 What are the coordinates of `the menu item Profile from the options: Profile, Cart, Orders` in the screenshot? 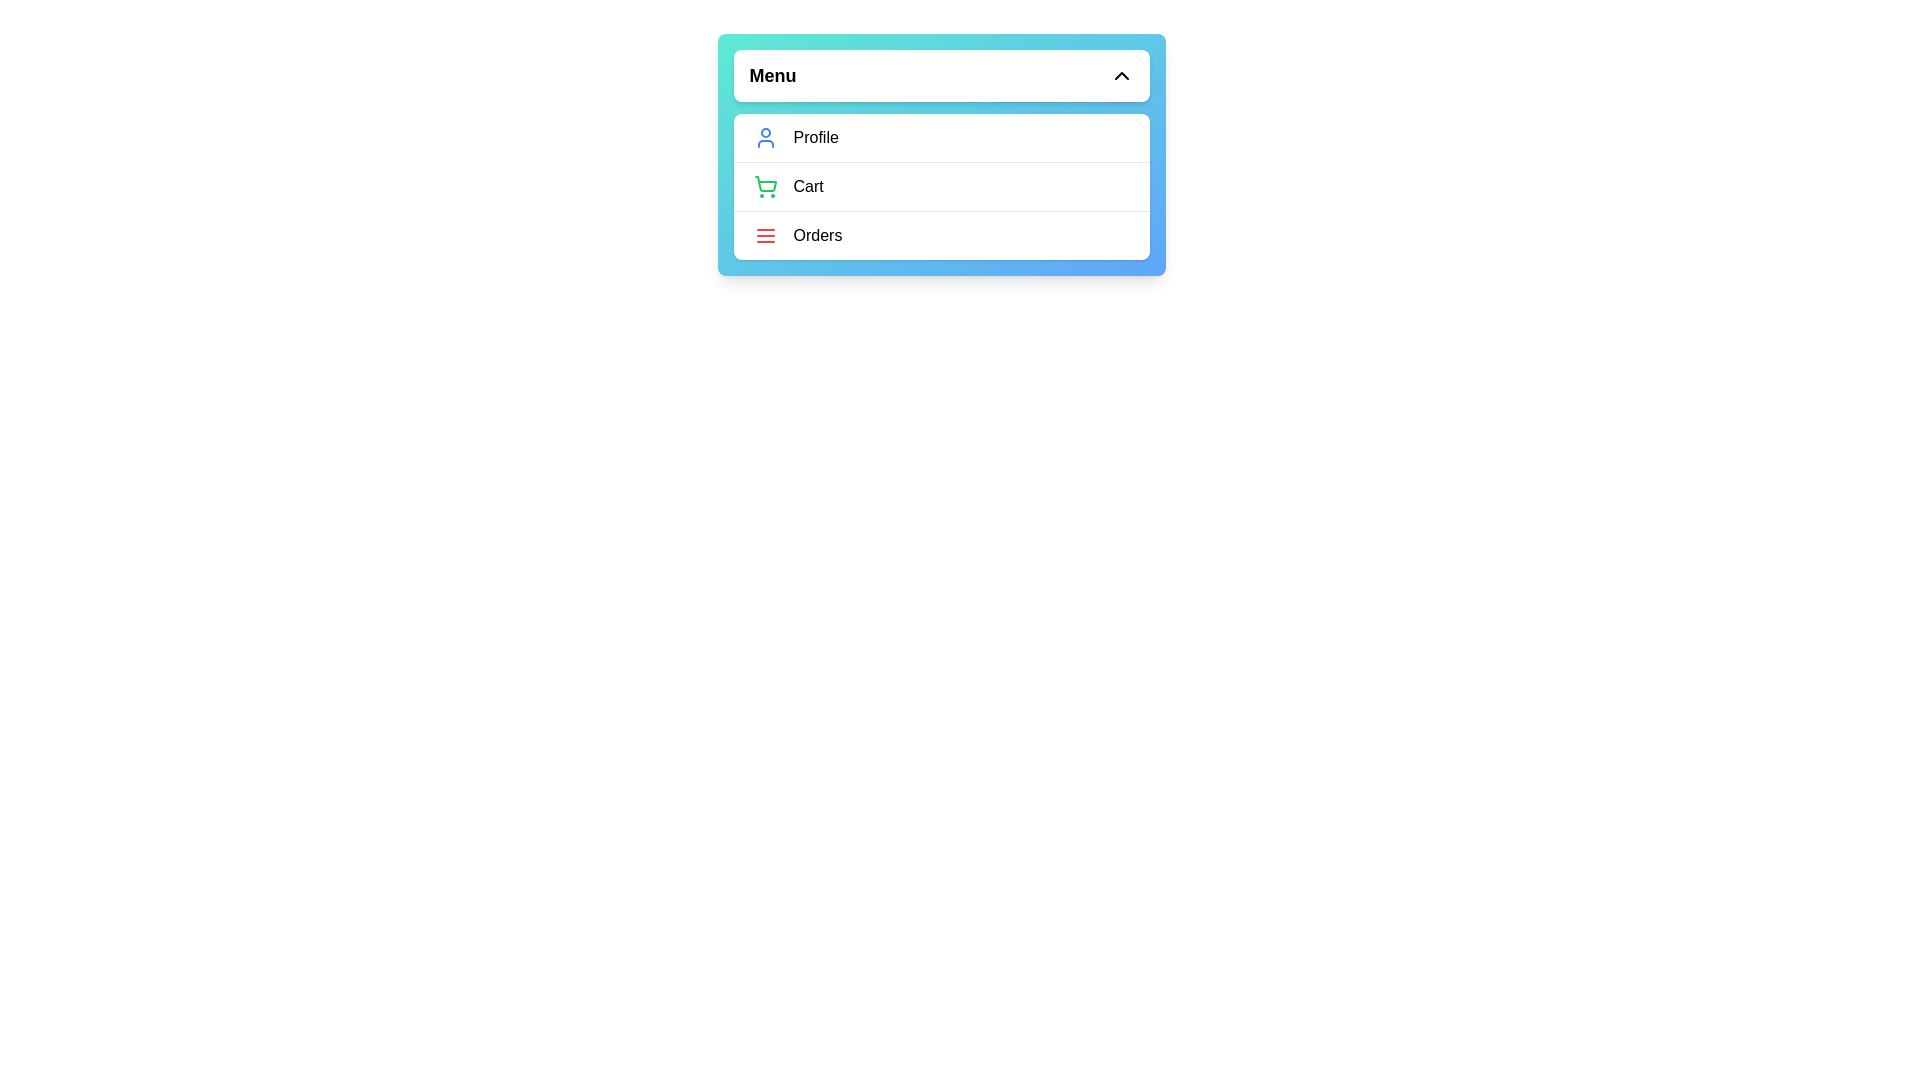 It's located at (940, 137).